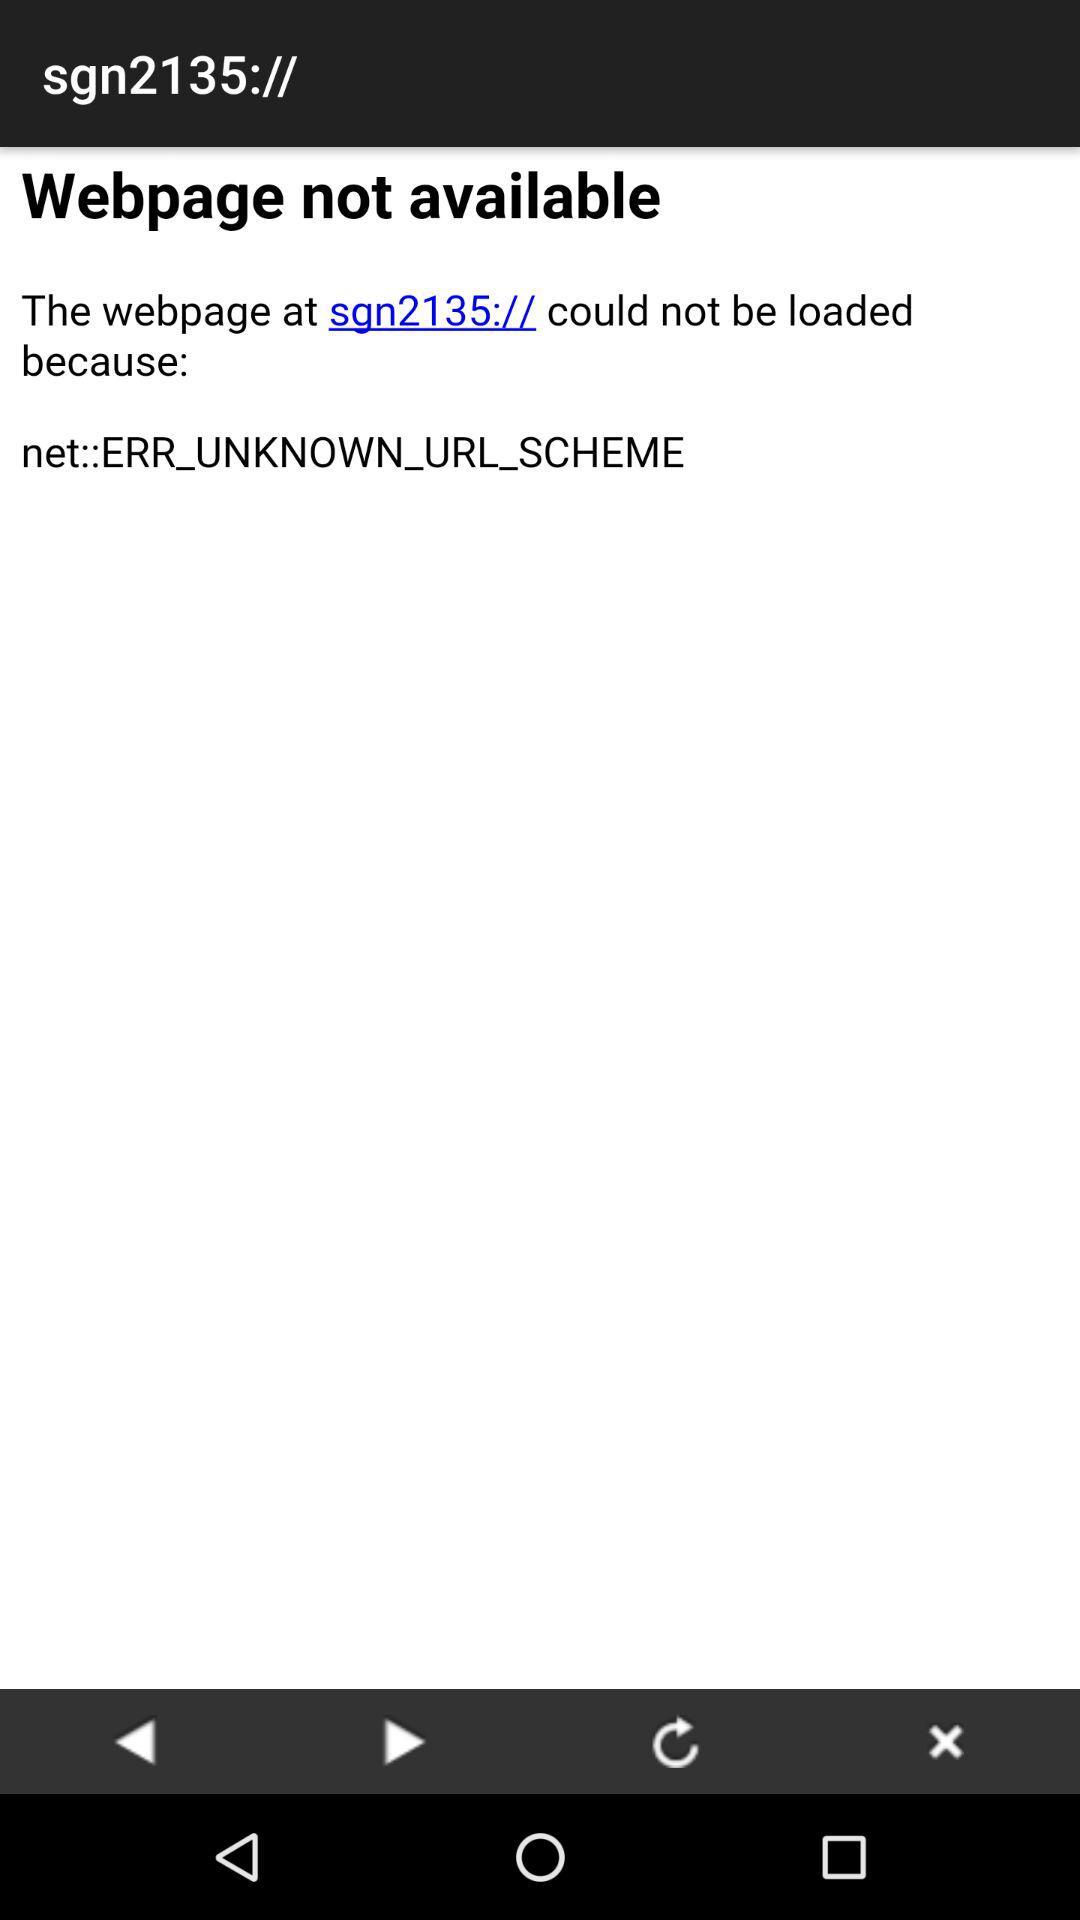 The width and height of the screenshot is (1080, 1920). What do you see at coordinates (675, 1740) in the screenshot?
I see `reload button` at bounding box center [675, 1740].